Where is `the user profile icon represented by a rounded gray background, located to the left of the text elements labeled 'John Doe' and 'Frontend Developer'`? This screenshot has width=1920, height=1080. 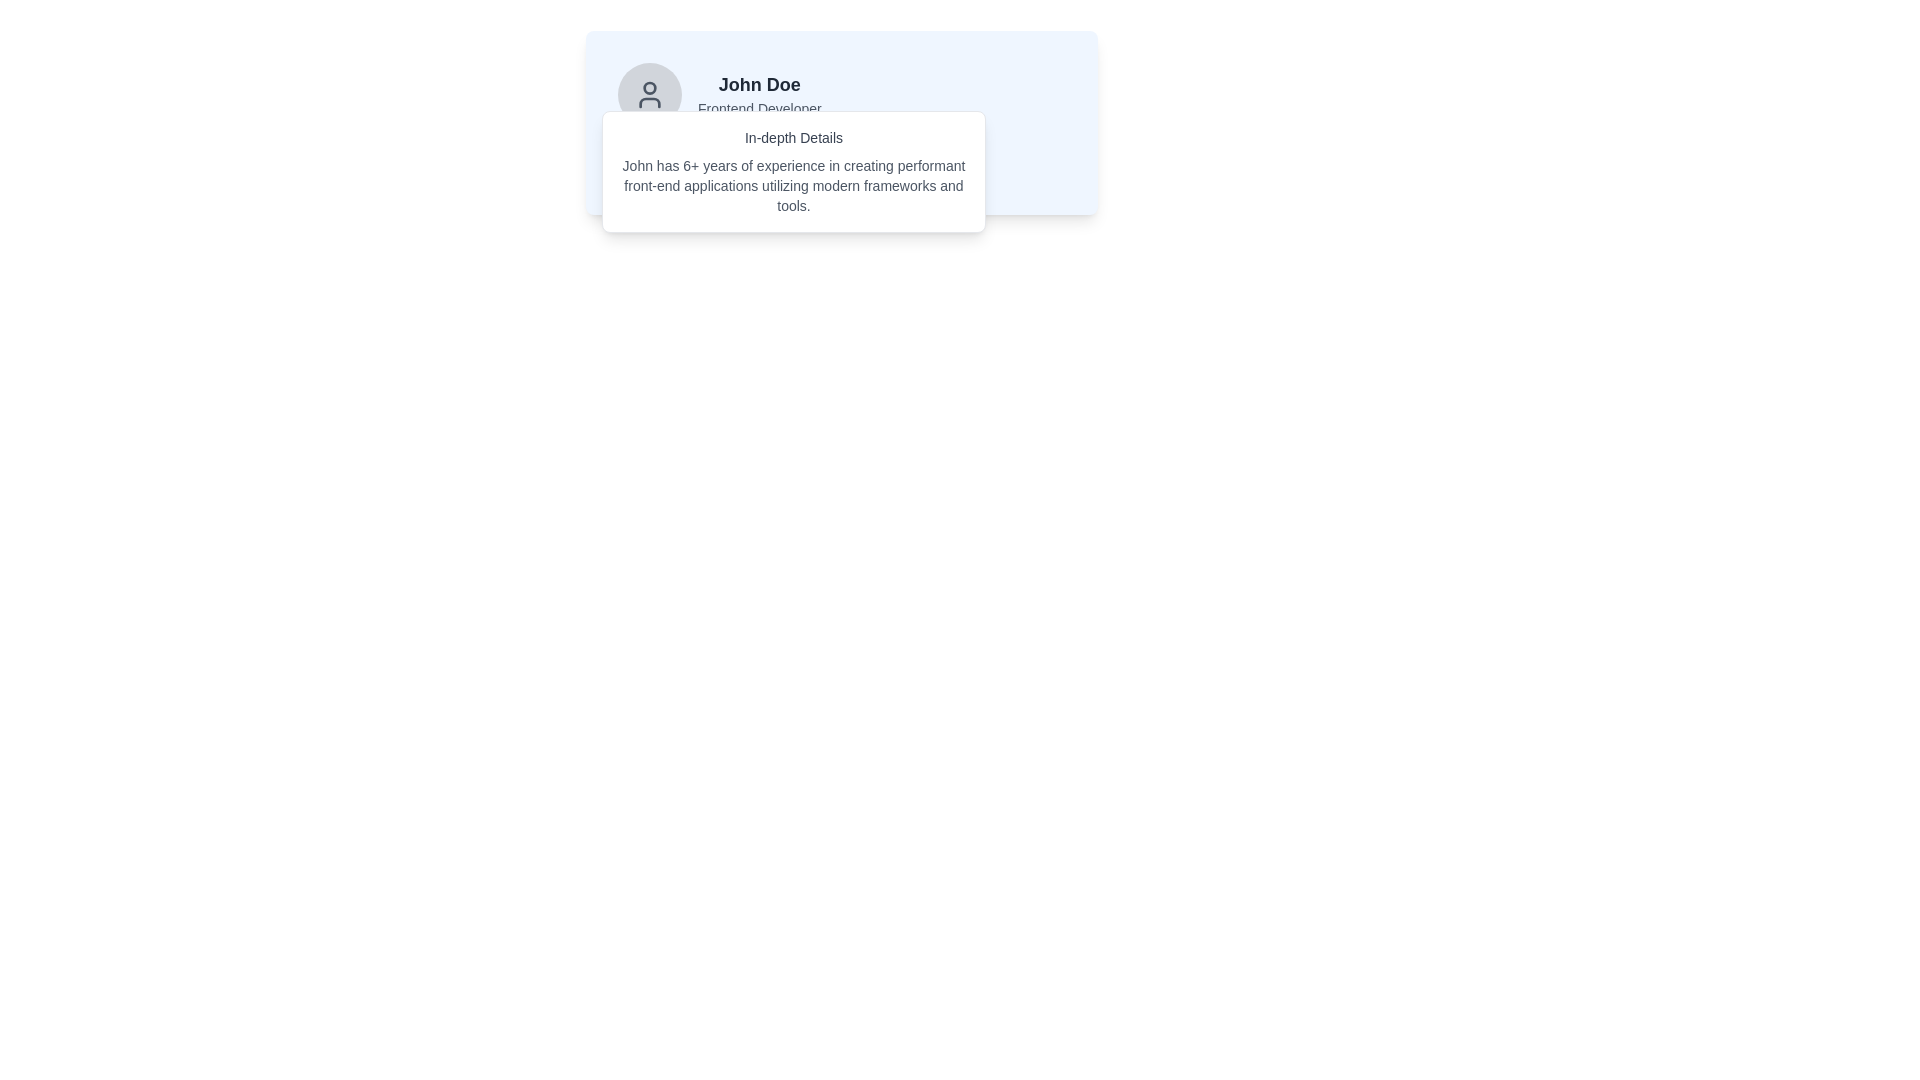
the user profile icon represented by a rounded gray background, located to the left of the text elements labeled 'John Doe' and 'Frontend Developer' is located at coordinates (649, 95).